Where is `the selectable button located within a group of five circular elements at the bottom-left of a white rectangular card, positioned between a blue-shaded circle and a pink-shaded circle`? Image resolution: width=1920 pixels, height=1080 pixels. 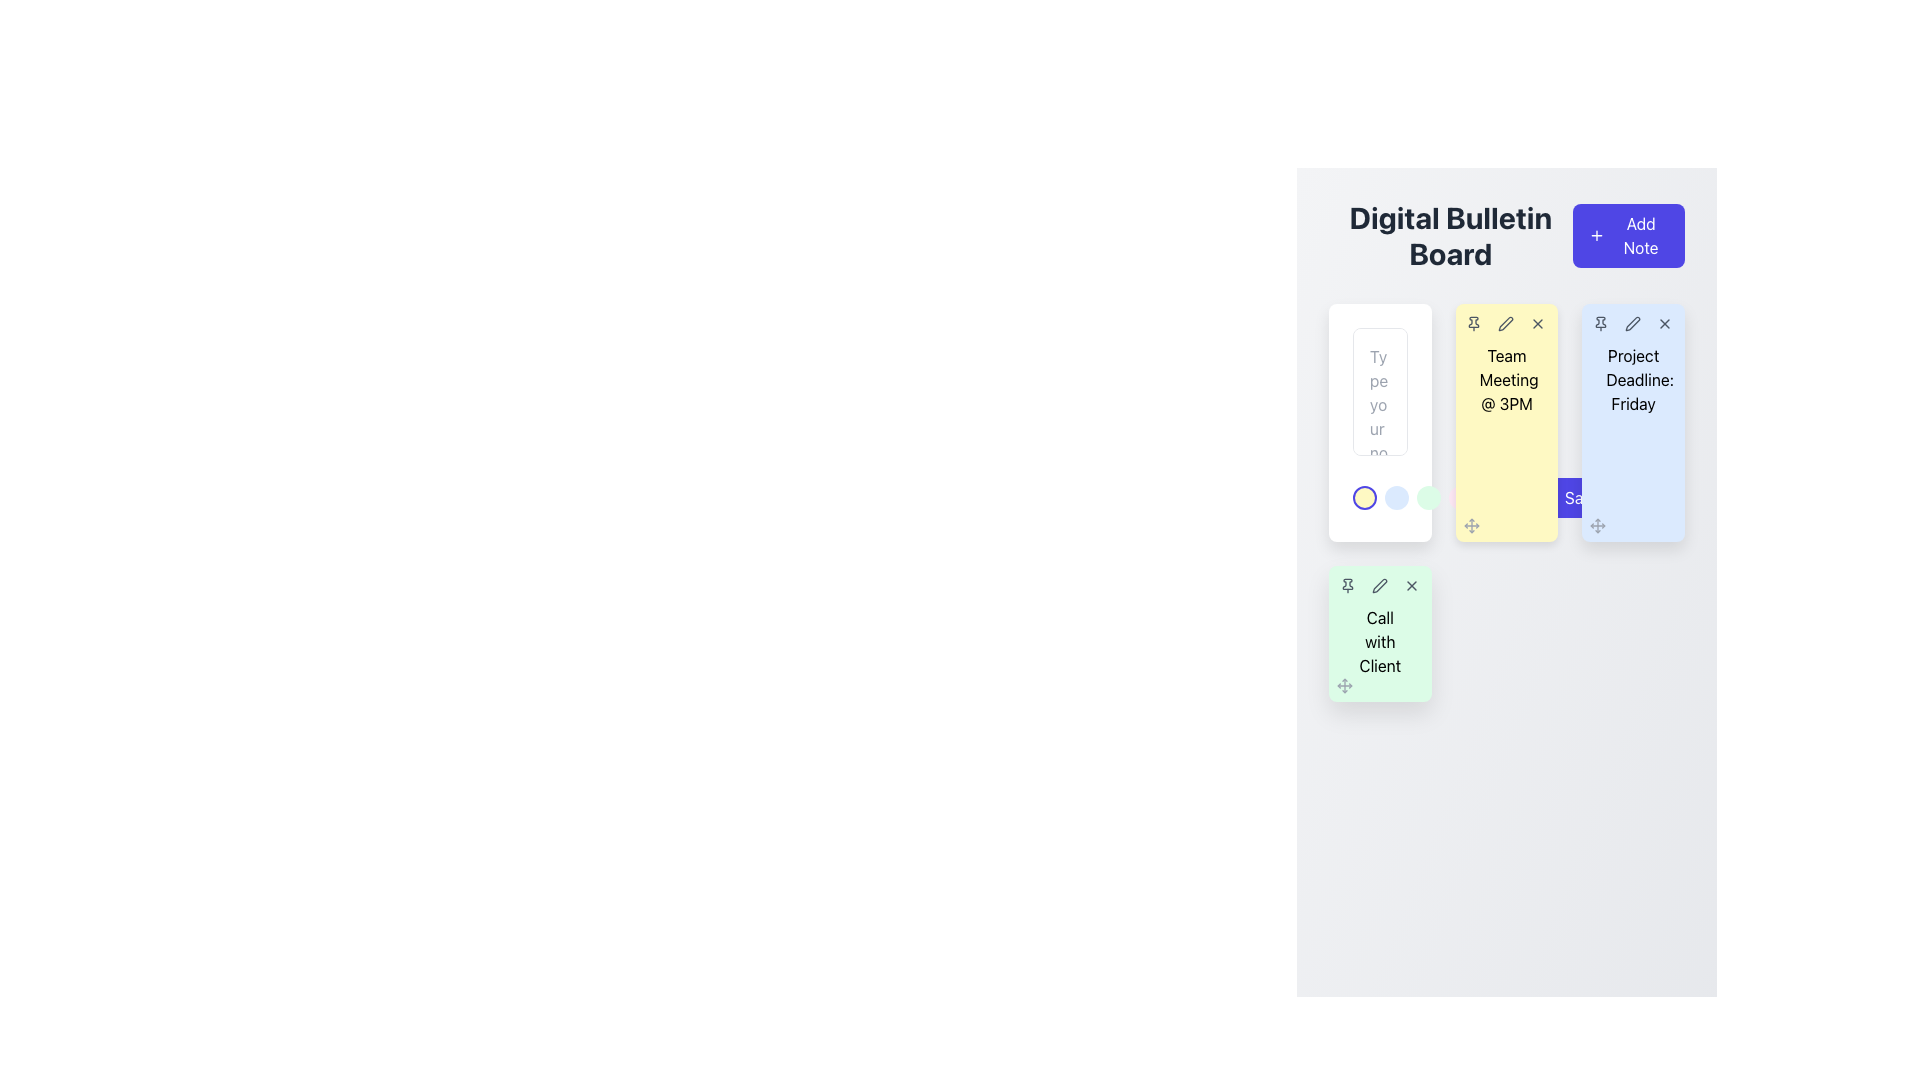
the selectable button located within a group of five circular elements at the bottom-left of a white rectangular card, positioned between a blue-shaded circle and a pink-shaded circle is located at coordinates (1428, 496).